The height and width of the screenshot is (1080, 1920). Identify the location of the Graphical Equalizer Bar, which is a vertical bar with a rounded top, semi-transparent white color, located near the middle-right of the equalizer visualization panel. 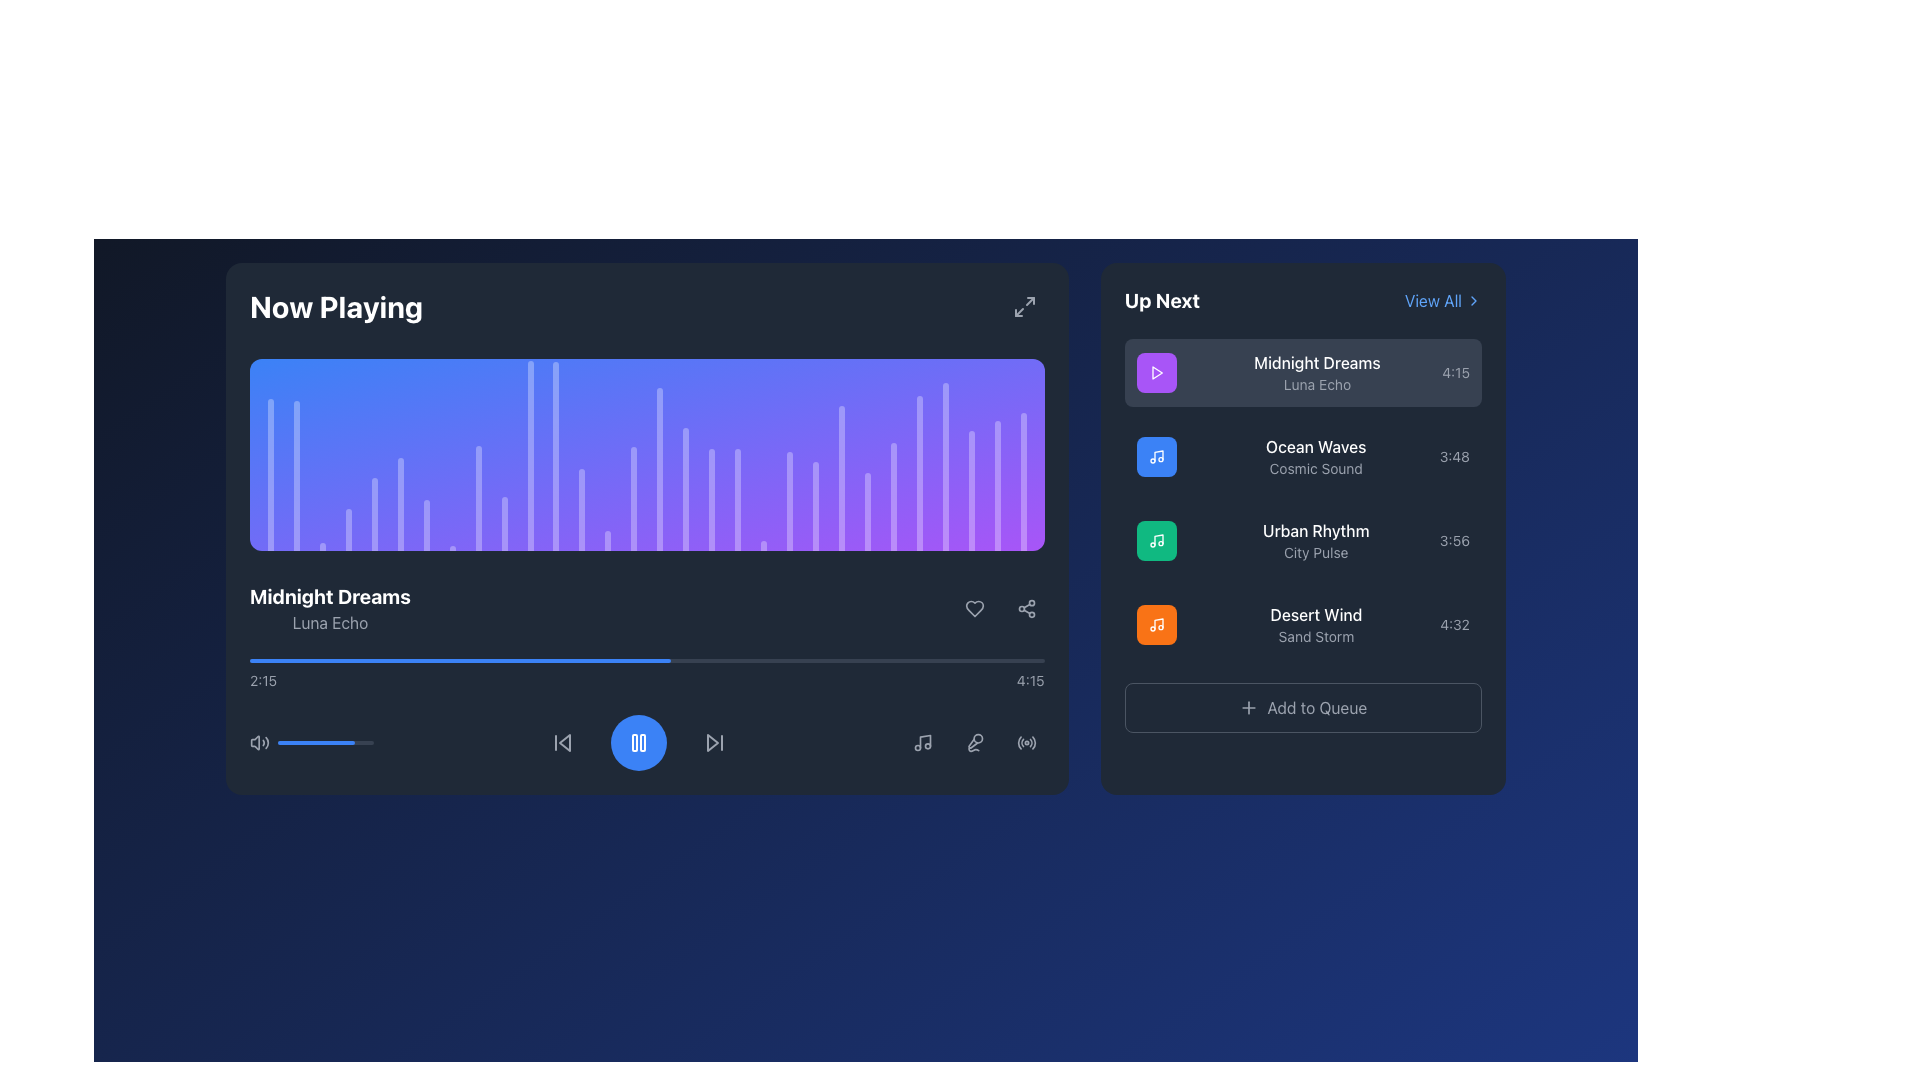
(867, 511).